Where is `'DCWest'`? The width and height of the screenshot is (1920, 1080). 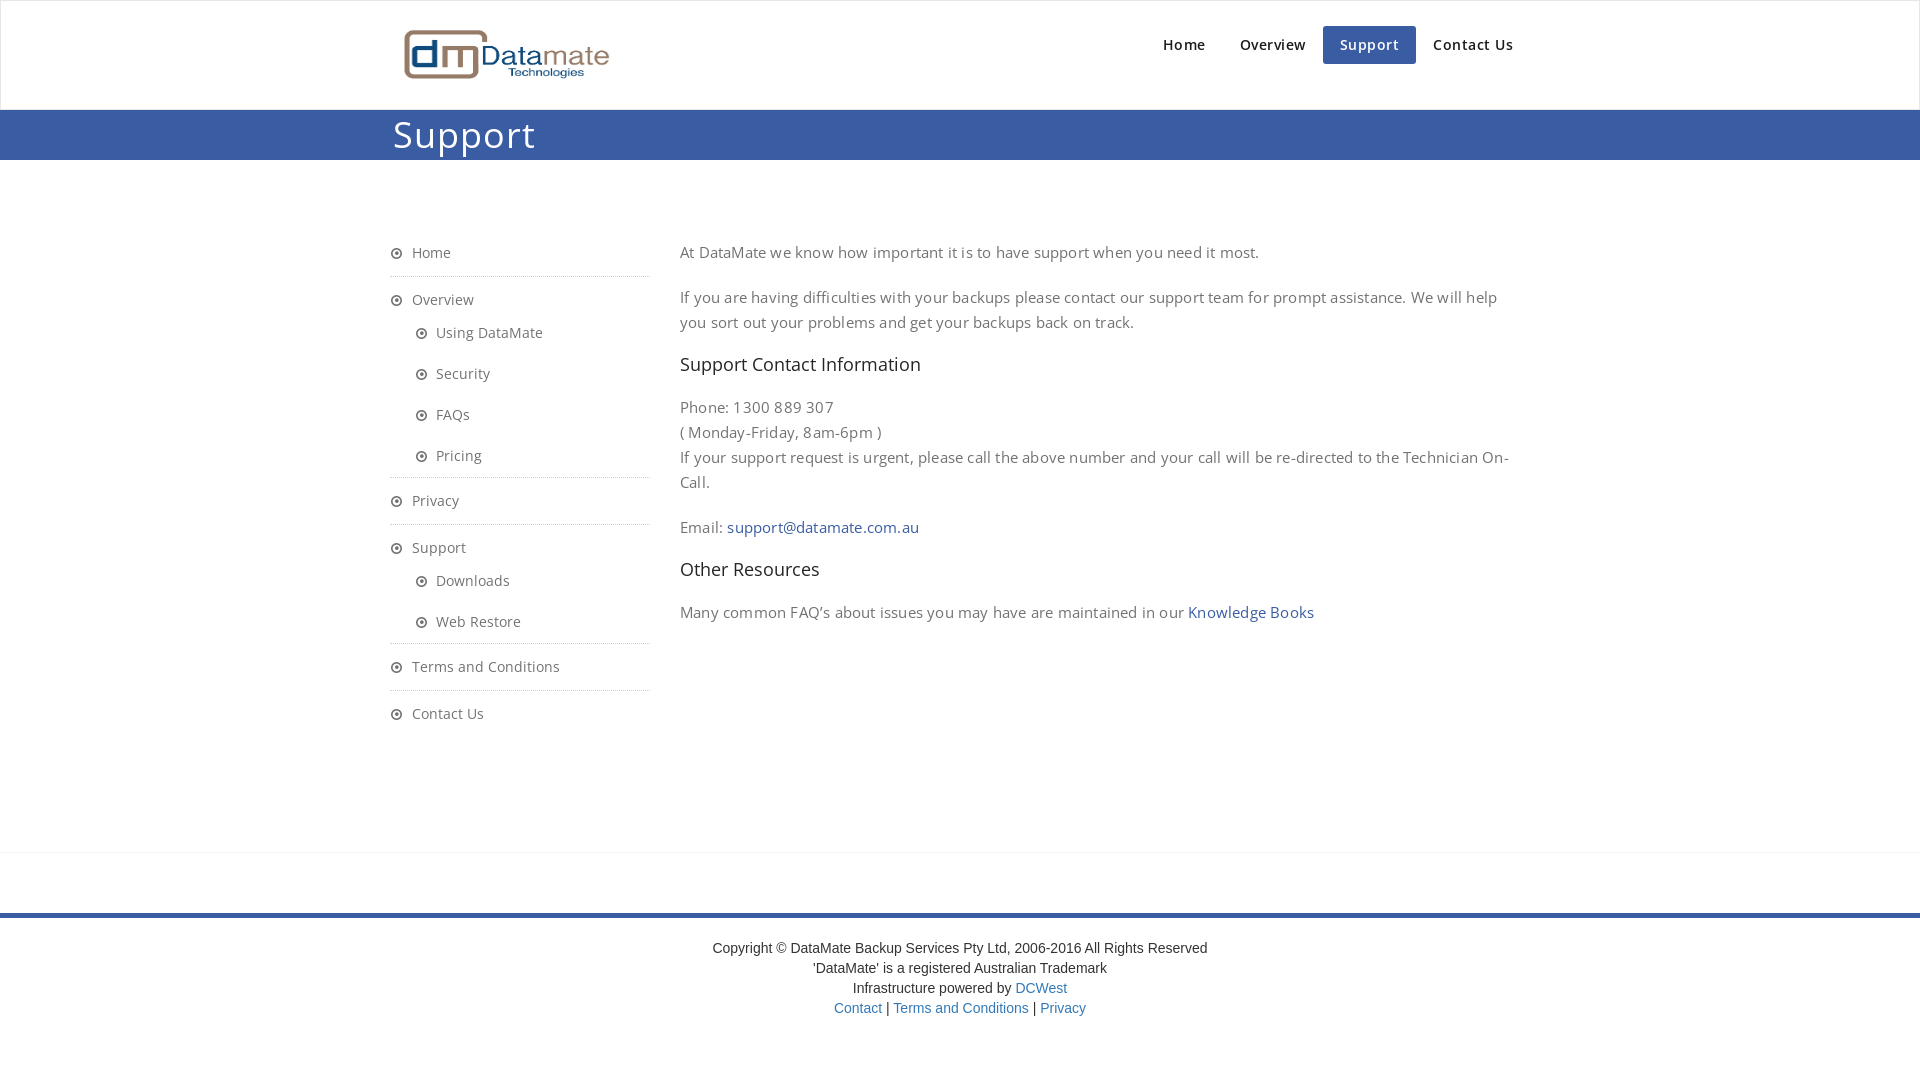
'DCWest' is located at coordinates (1040, 986).